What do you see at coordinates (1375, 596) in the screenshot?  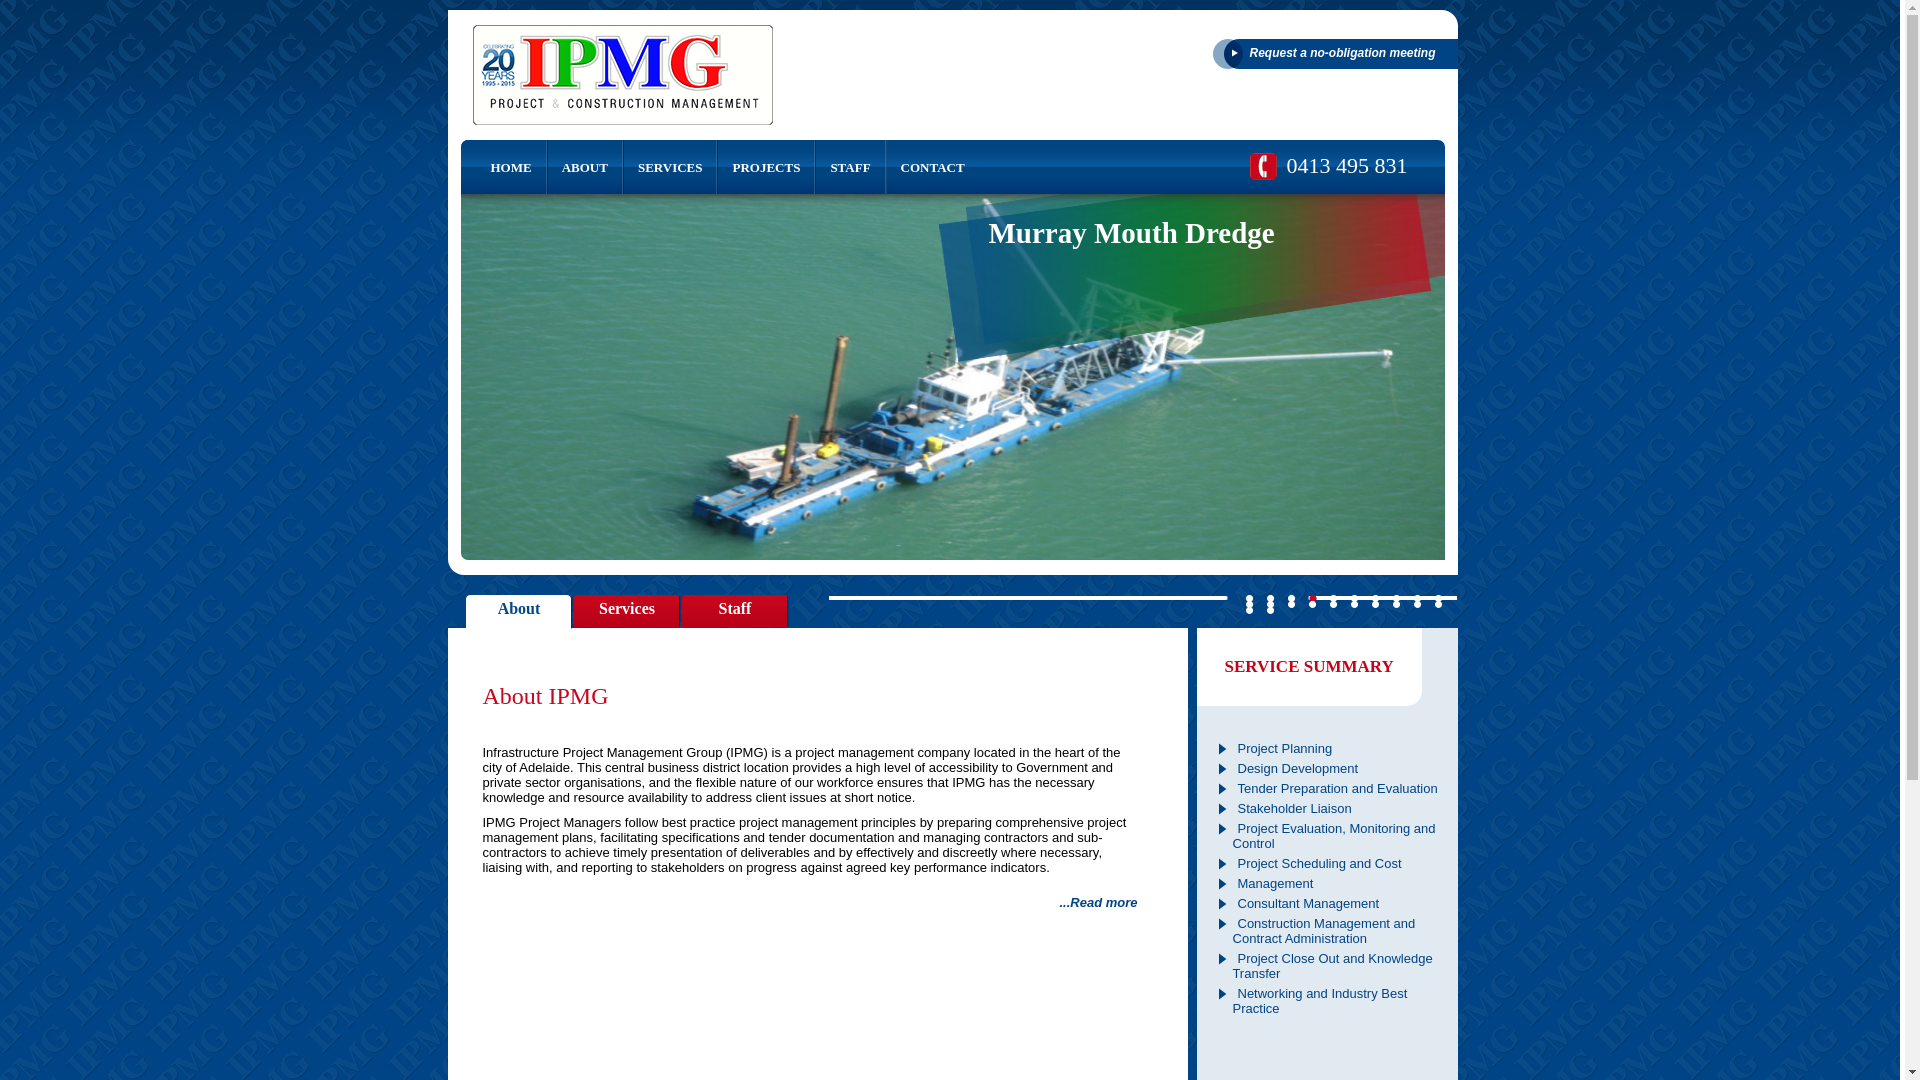 I see `'7'` at bounding box center [1375, 596].